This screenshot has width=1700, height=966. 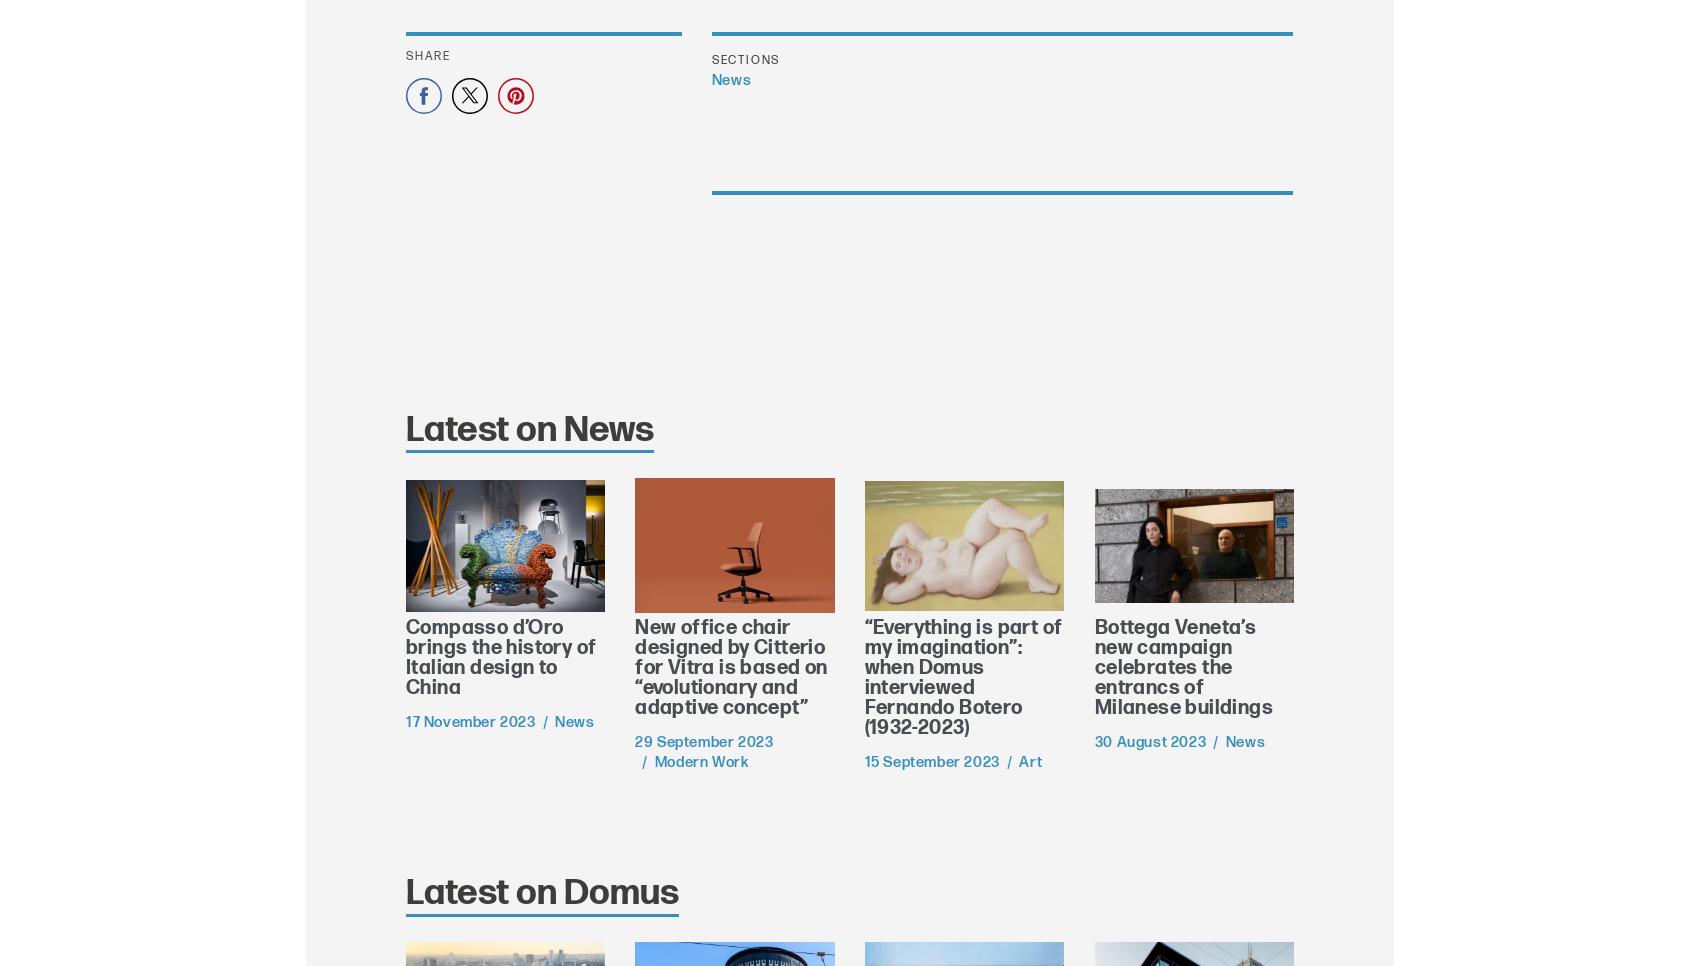 What do you see at coordinates (1017, 761) in the screenshot?
I see `'Art'` at bounding box center [1017, 761].